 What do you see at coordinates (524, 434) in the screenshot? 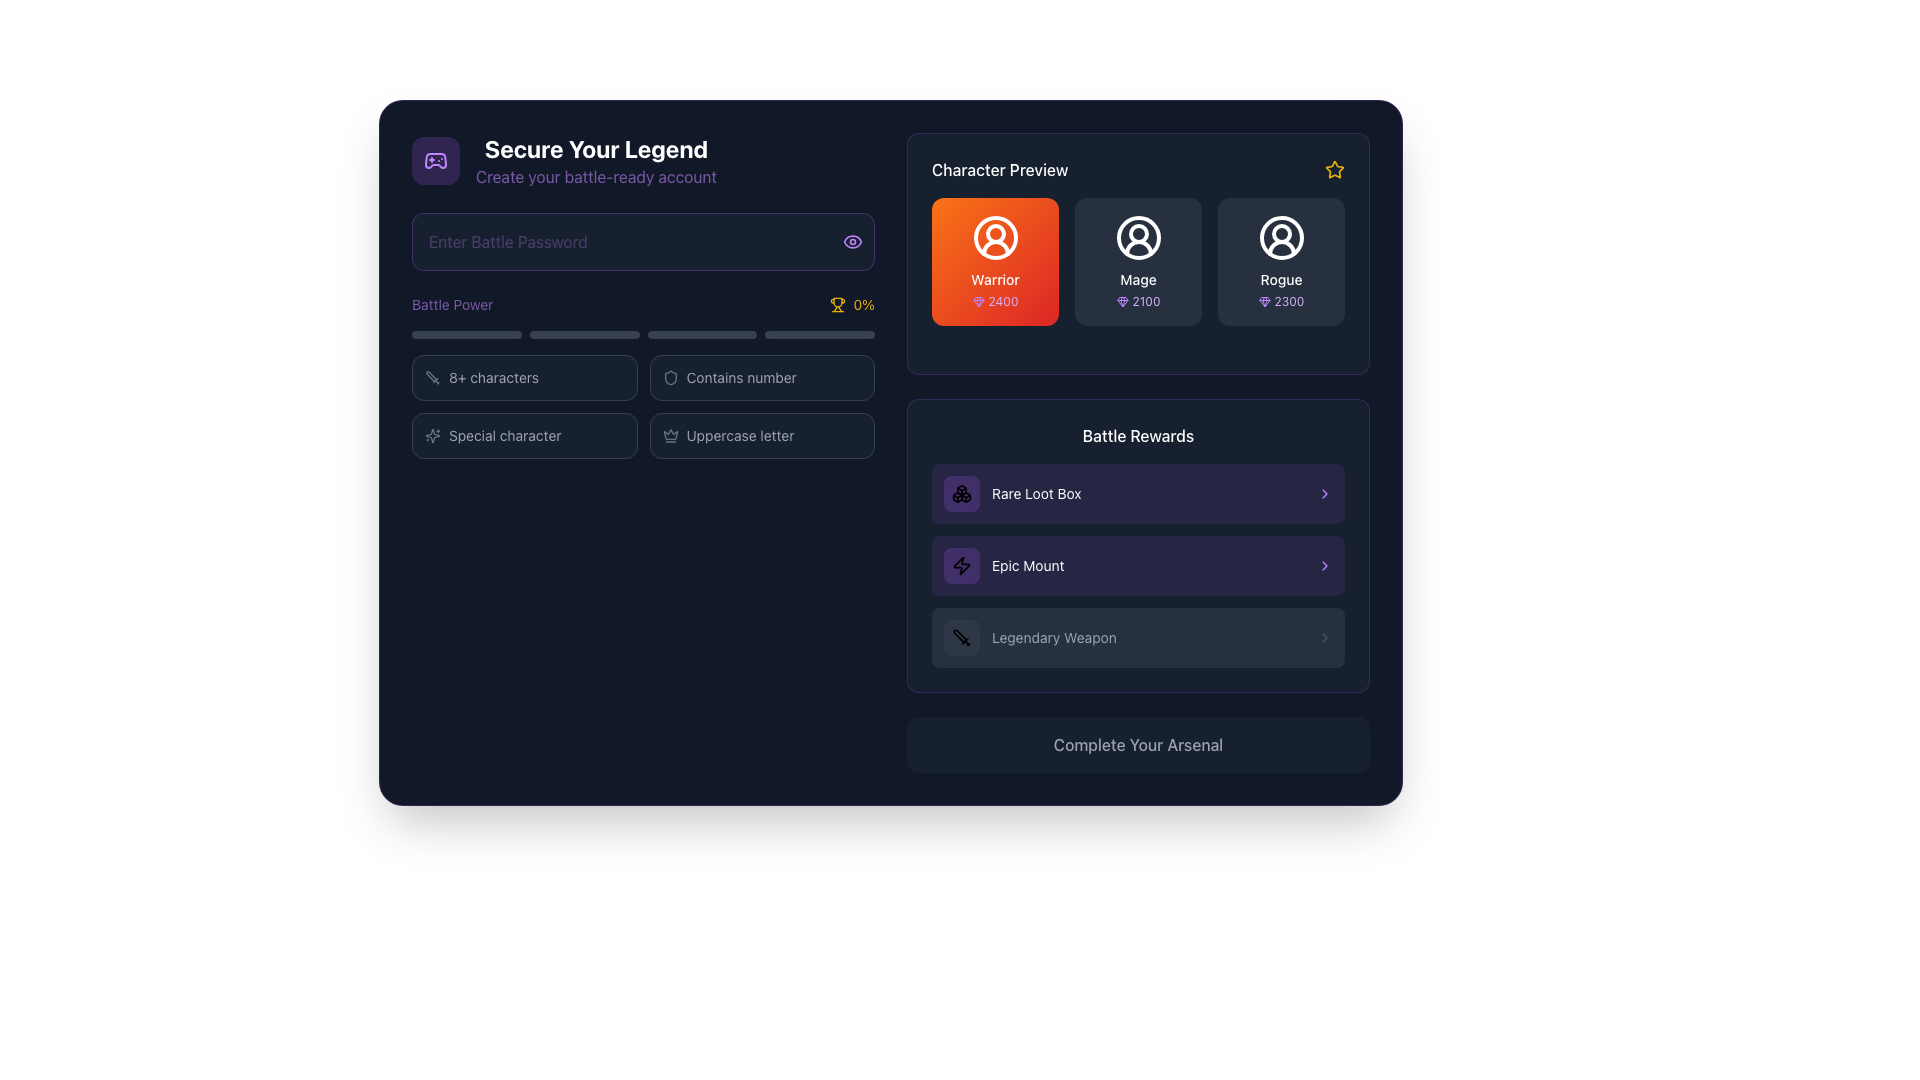
I see `the Label with an icon that contains a star-shaped icon followed by the text 'Special character', located under the 'Battle Power' section, between the '8+ characters' and 'Uppercase letter' boxes` at bounding box center [524, 434].